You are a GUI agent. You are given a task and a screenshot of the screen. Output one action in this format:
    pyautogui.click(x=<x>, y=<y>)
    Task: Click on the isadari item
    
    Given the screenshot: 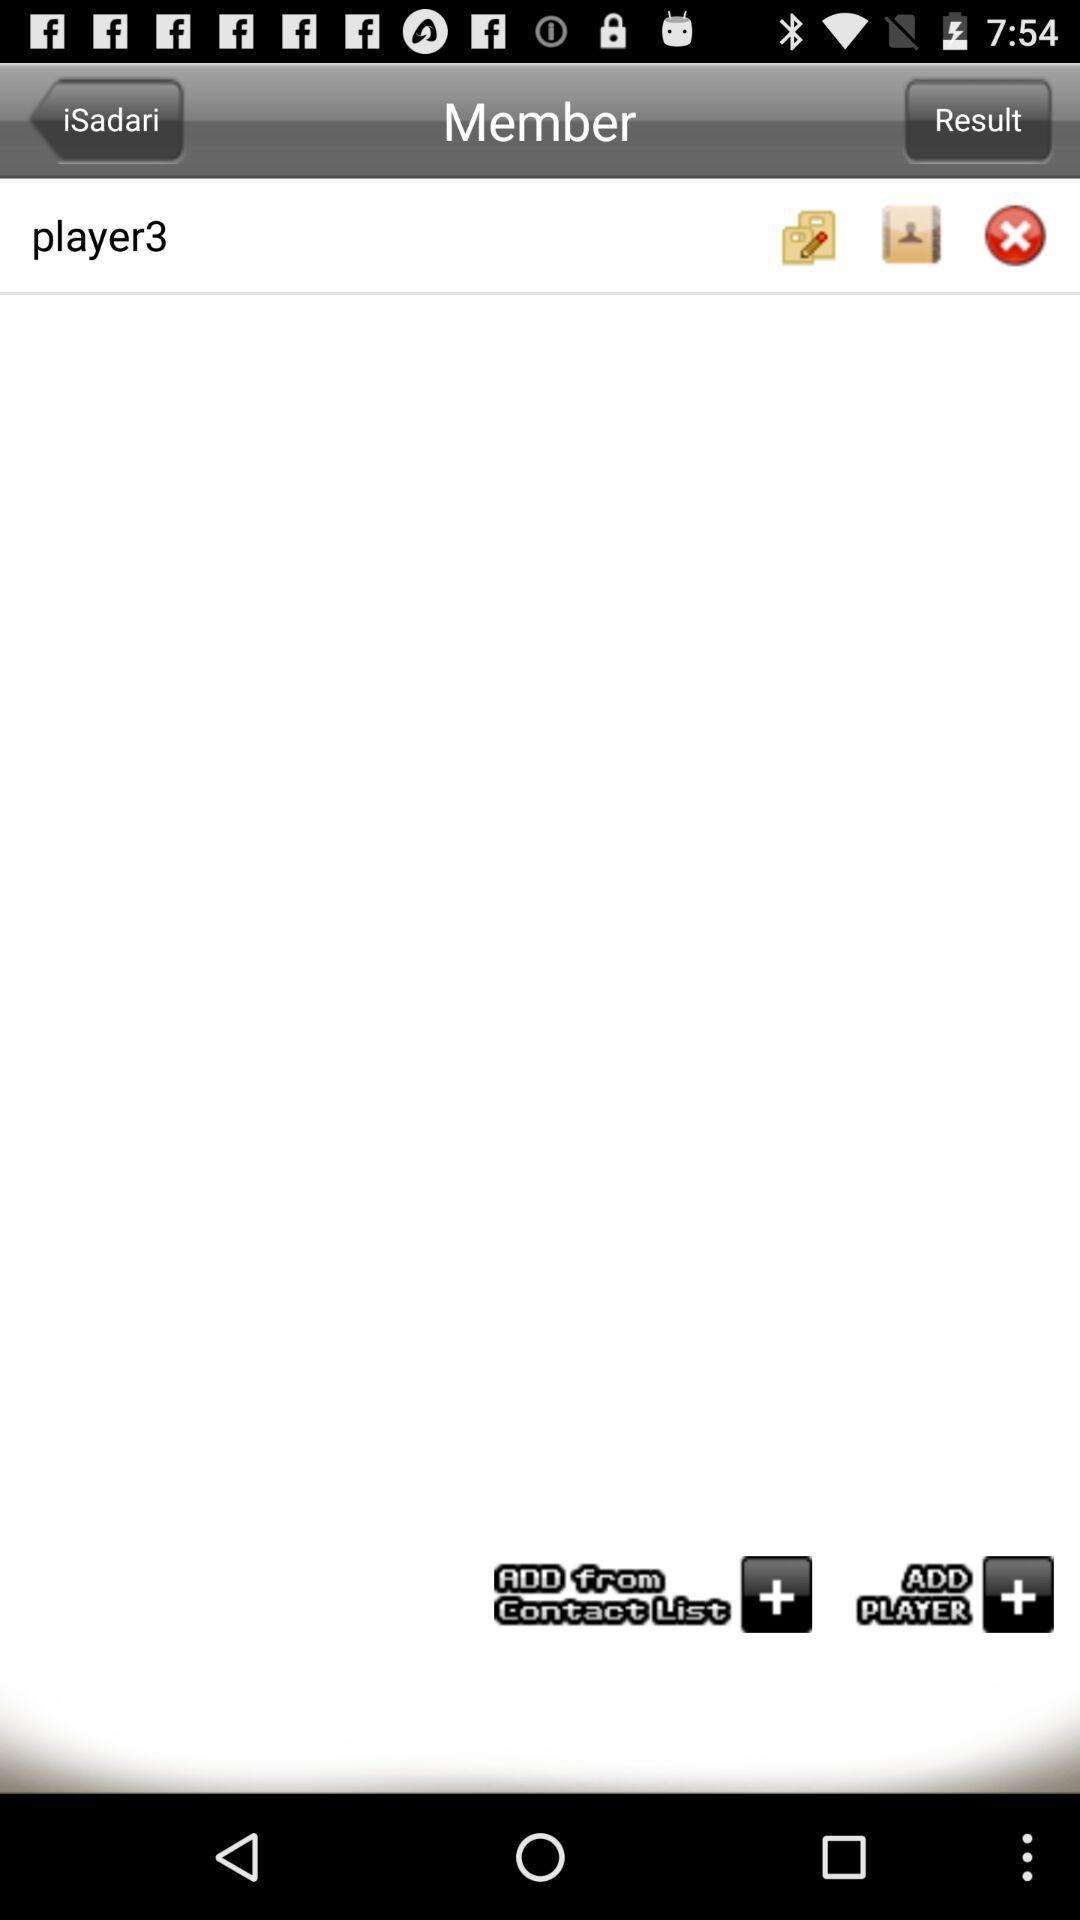 What is the action you would take?
    pyautogui.click(x=106, y=119)
    